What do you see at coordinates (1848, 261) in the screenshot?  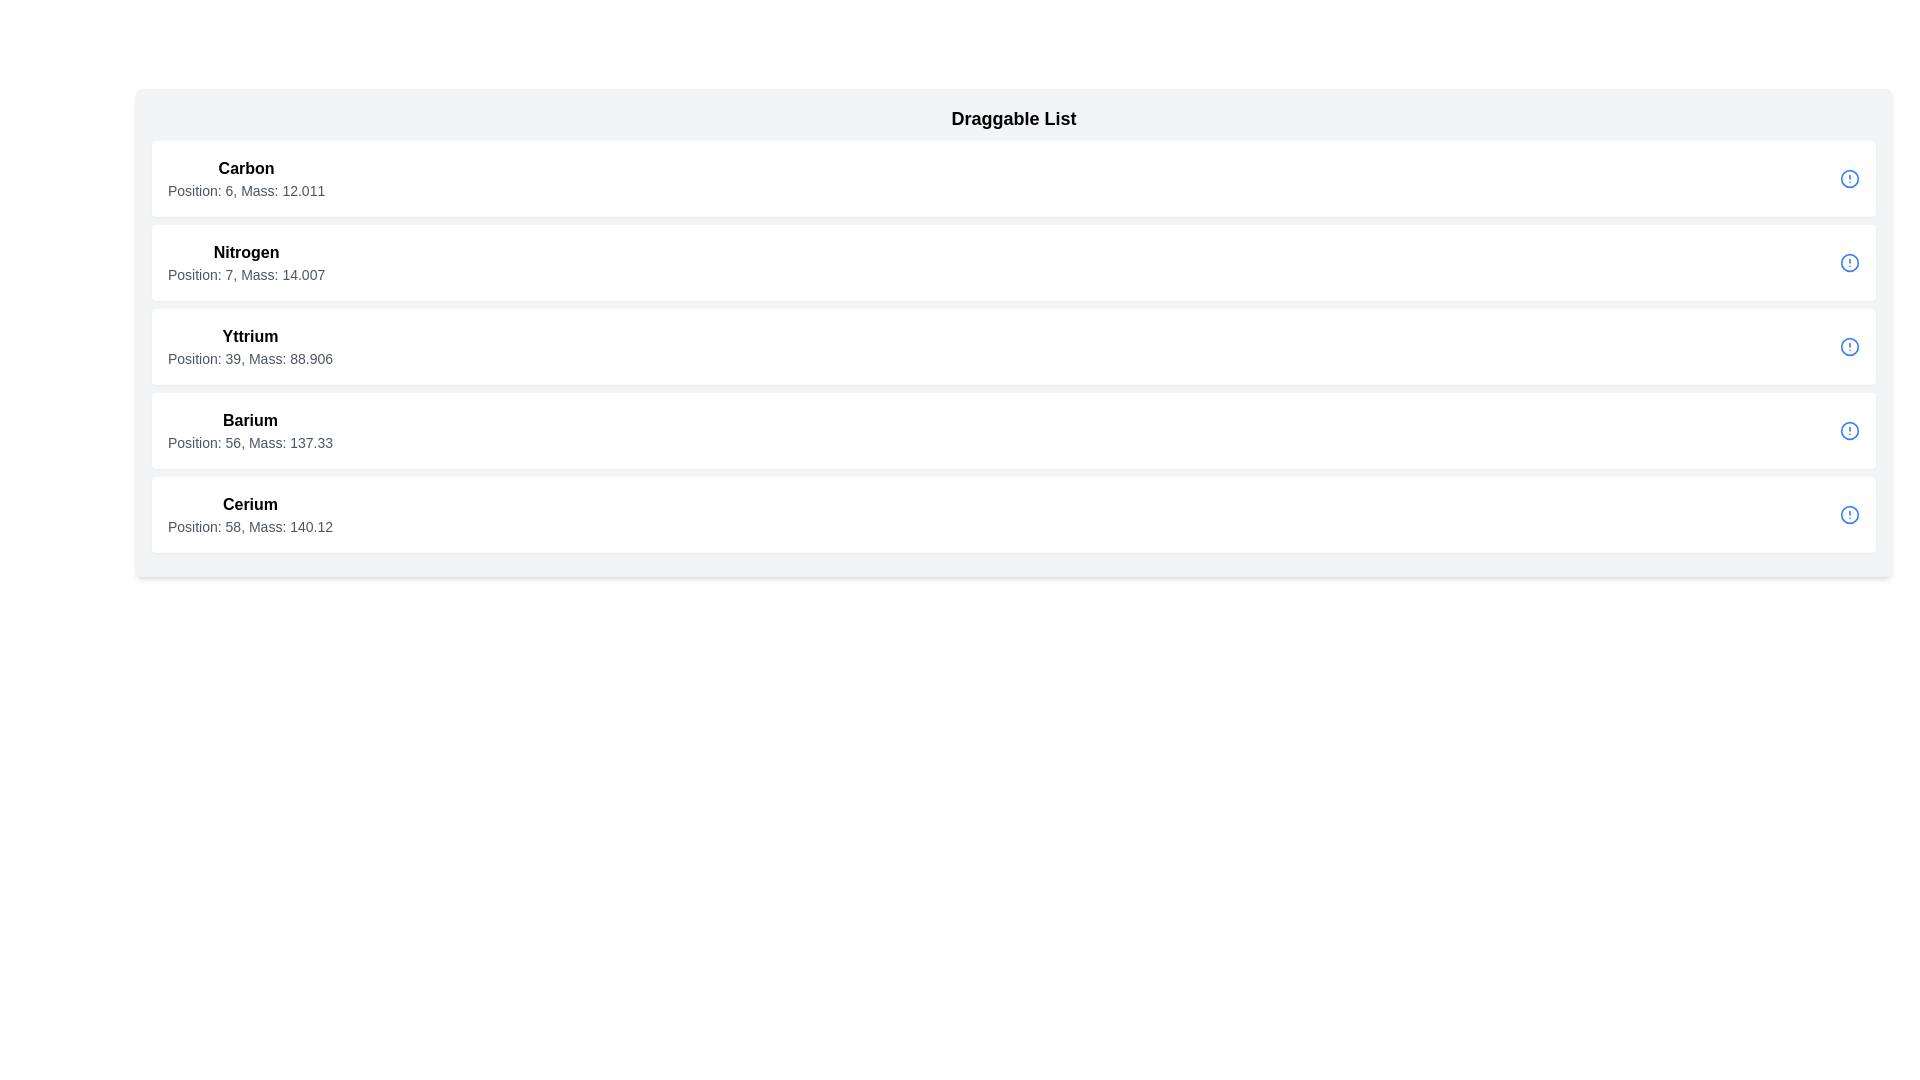 I see `the blue circular icon displayed in the 'Nitrogen' row` at bounding box center [1848, 261].